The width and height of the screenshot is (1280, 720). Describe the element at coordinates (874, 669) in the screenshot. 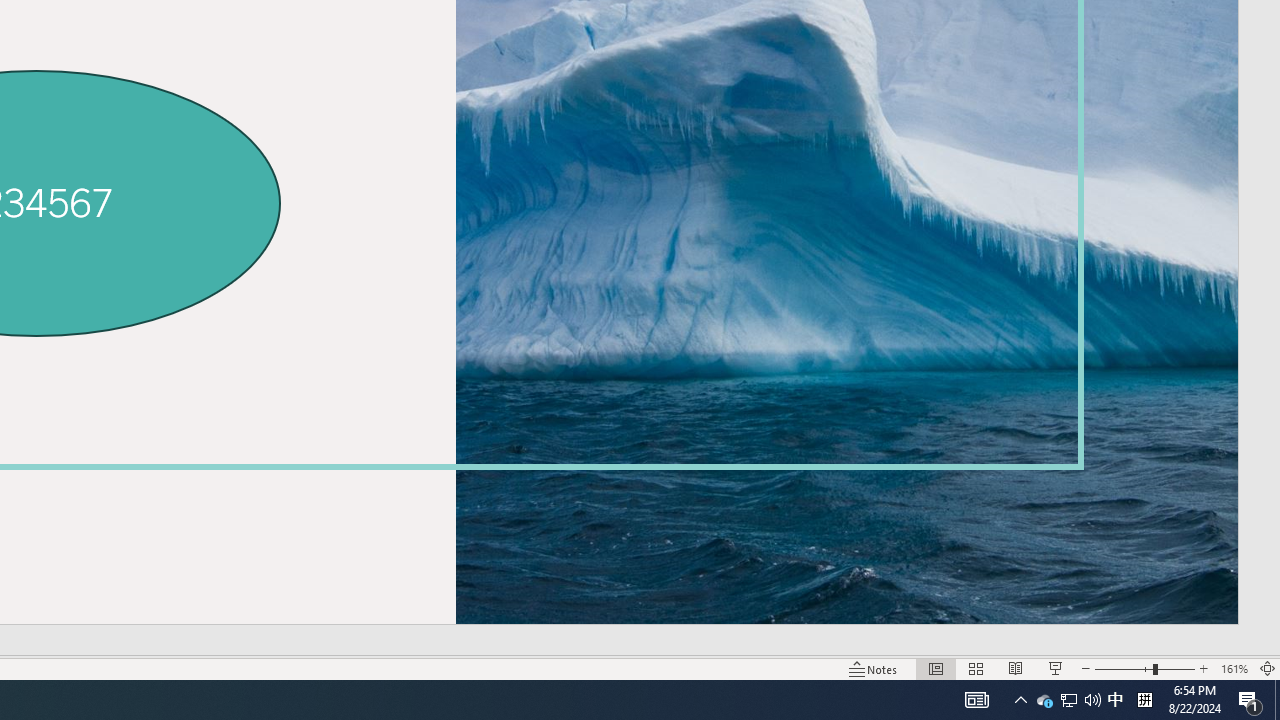

I see `'Notes '` at that location.